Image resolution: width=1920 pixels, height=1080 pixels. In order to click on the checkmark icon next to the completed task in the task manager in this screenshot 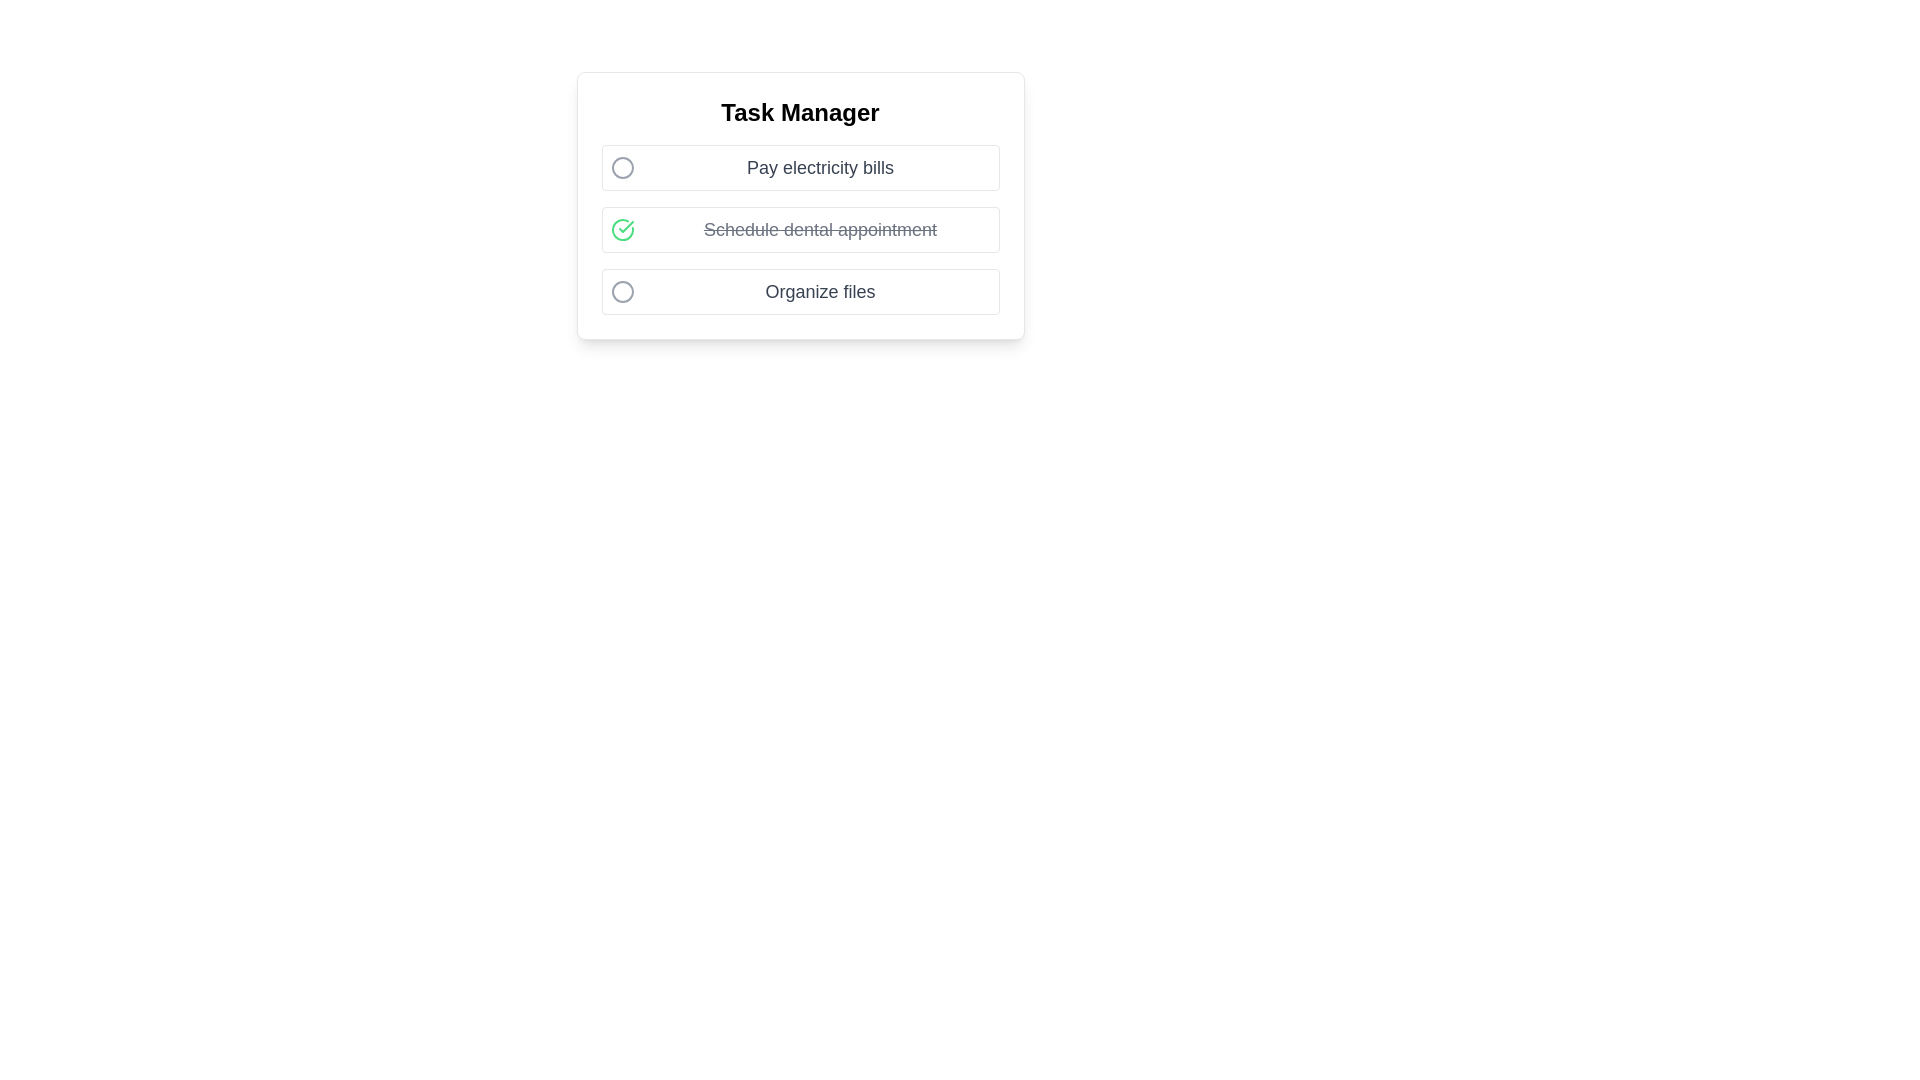, I will do `click(800, 229)`.